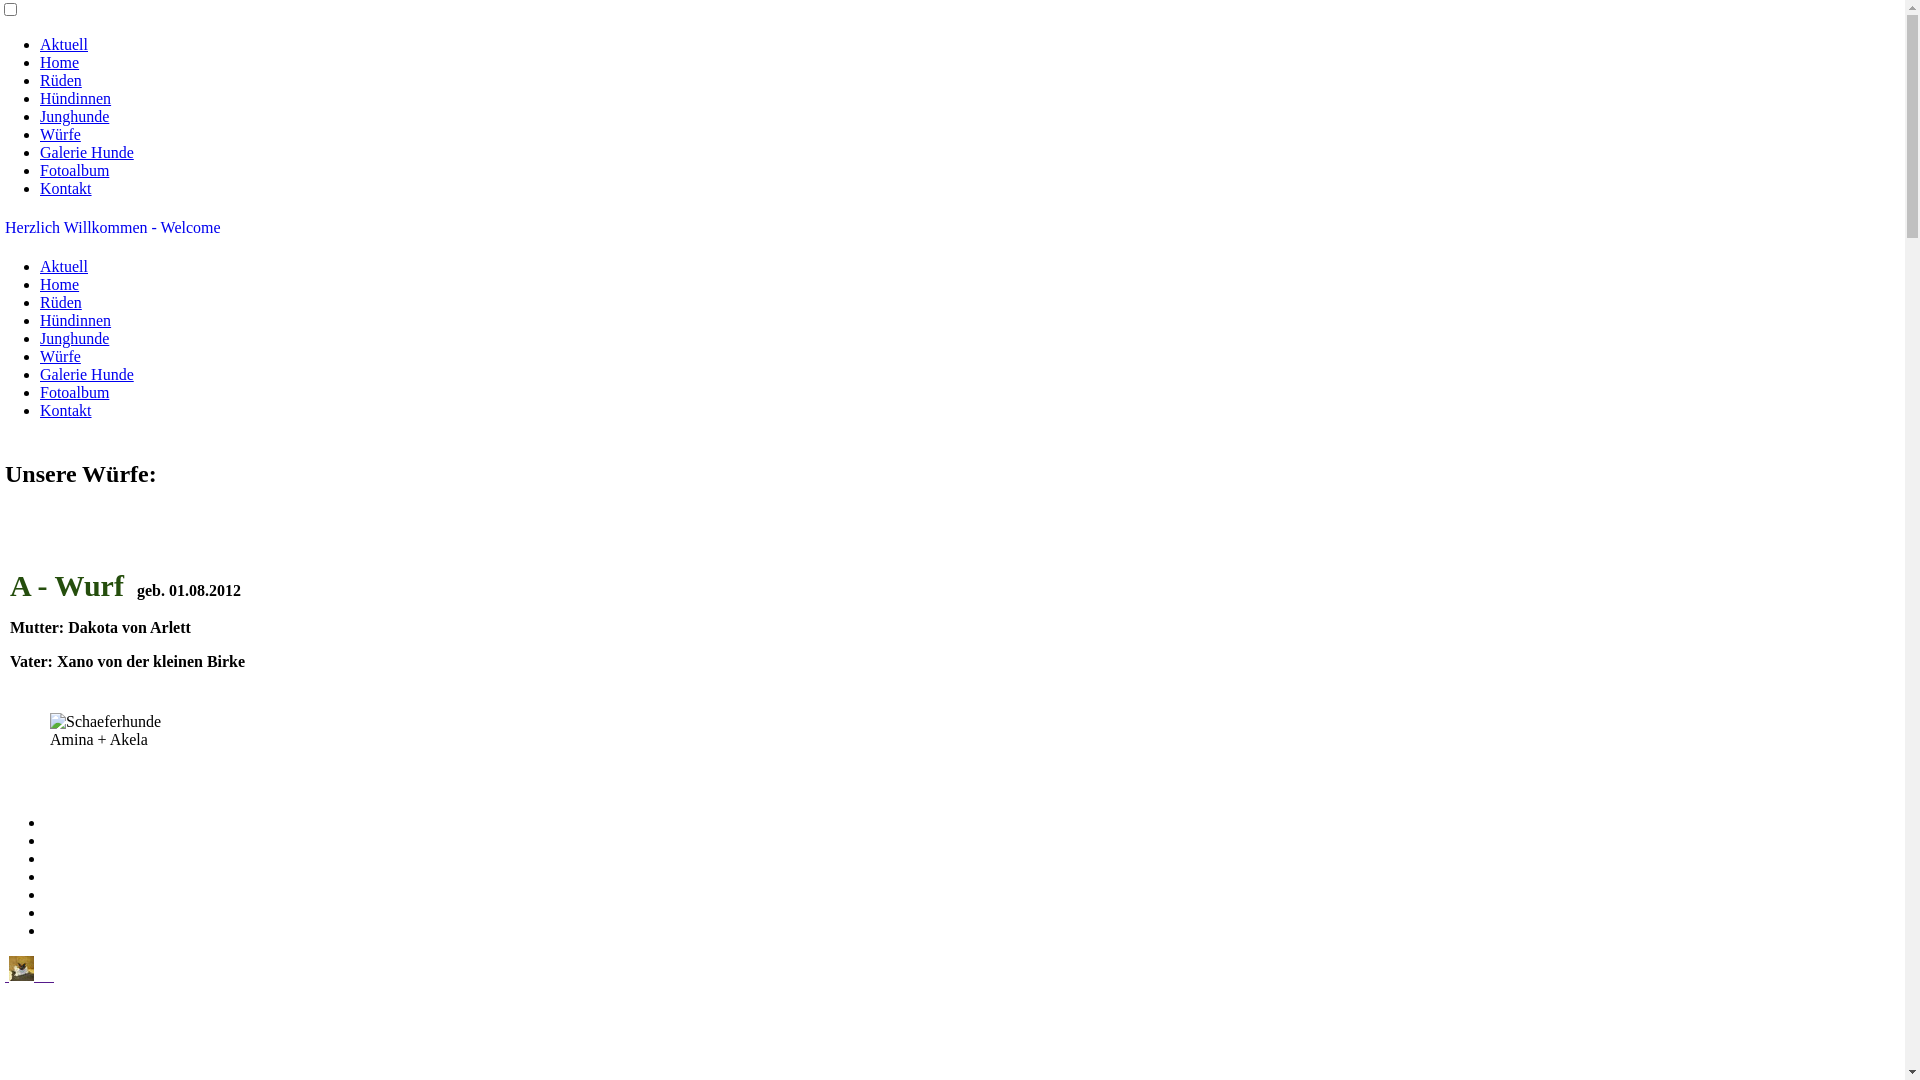 The image size is (1920, 1080). What do you see at coordinates (39, 409) in the screenshot?
I see `'Kontakt'` at bounding box center [39, 409].